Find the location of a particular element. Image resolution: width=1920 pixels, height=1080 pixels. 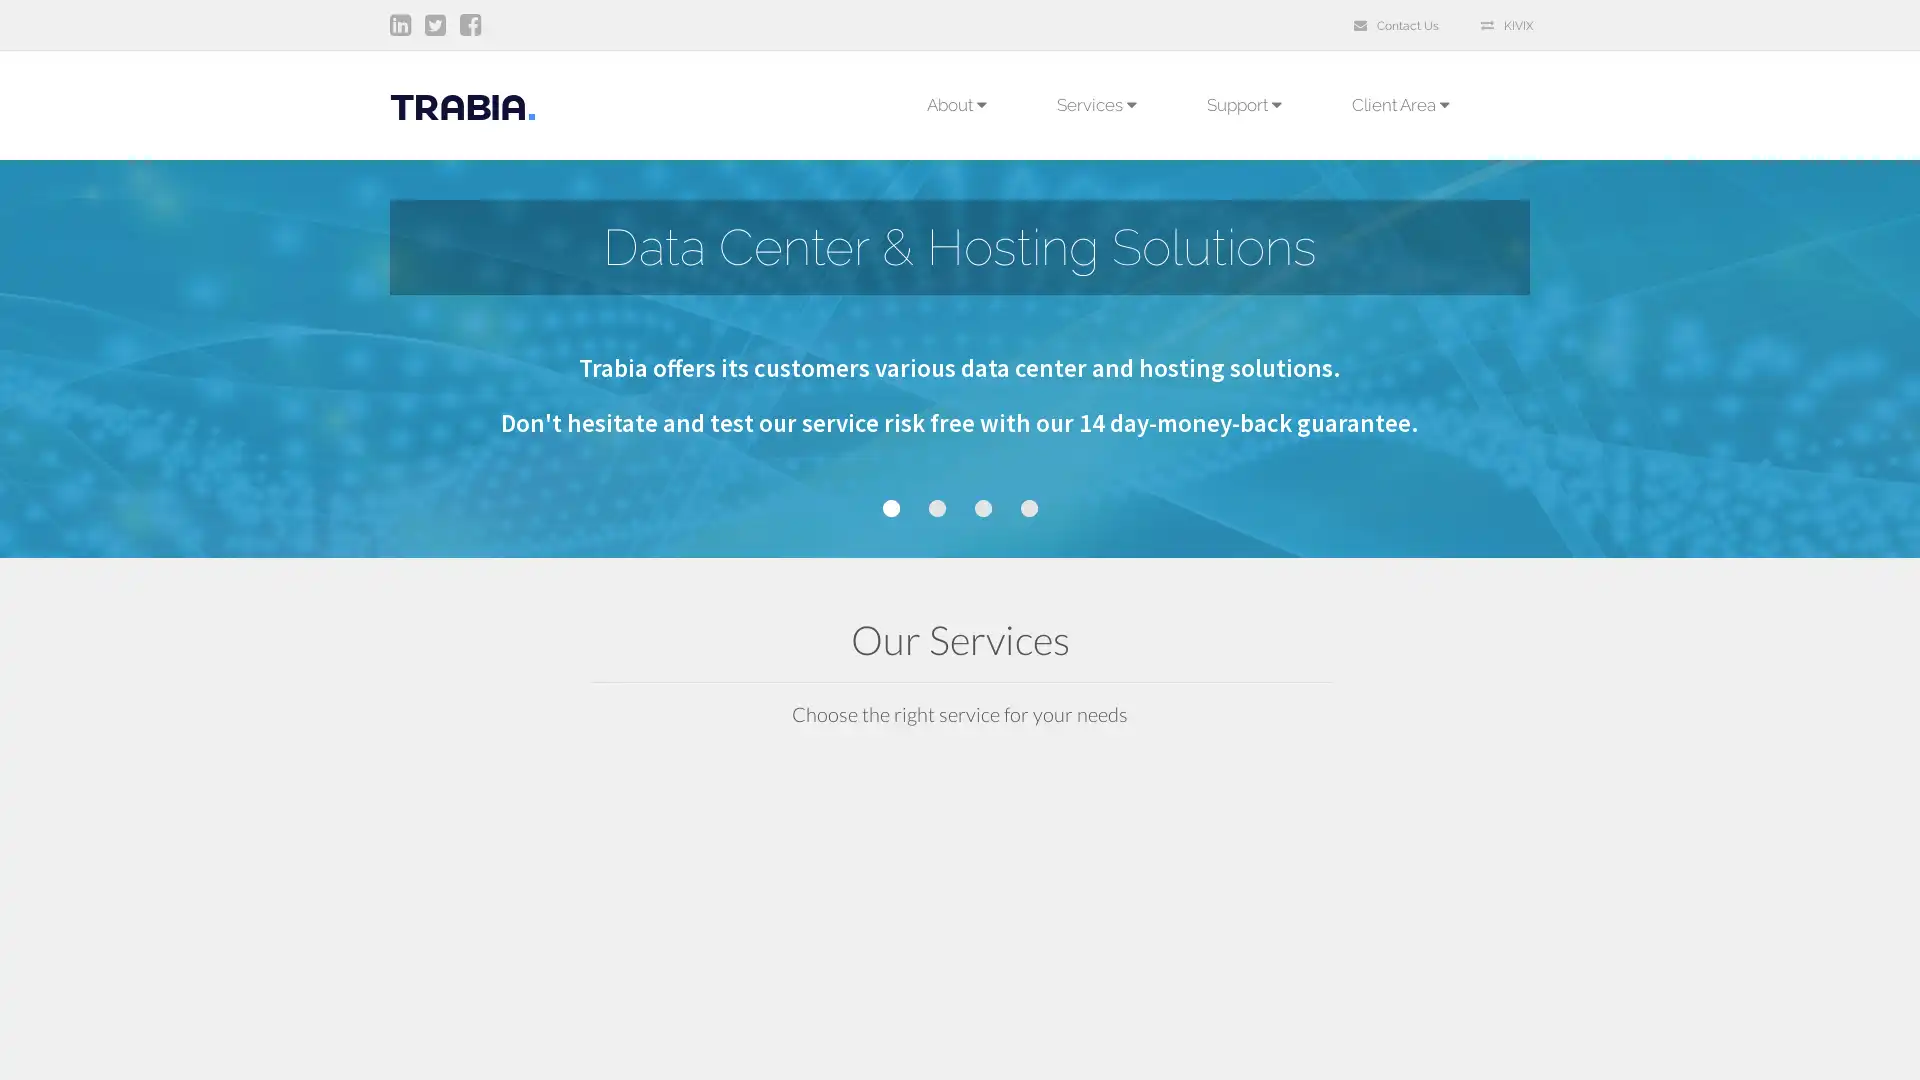

Support is located at coordinates (1243, 104).